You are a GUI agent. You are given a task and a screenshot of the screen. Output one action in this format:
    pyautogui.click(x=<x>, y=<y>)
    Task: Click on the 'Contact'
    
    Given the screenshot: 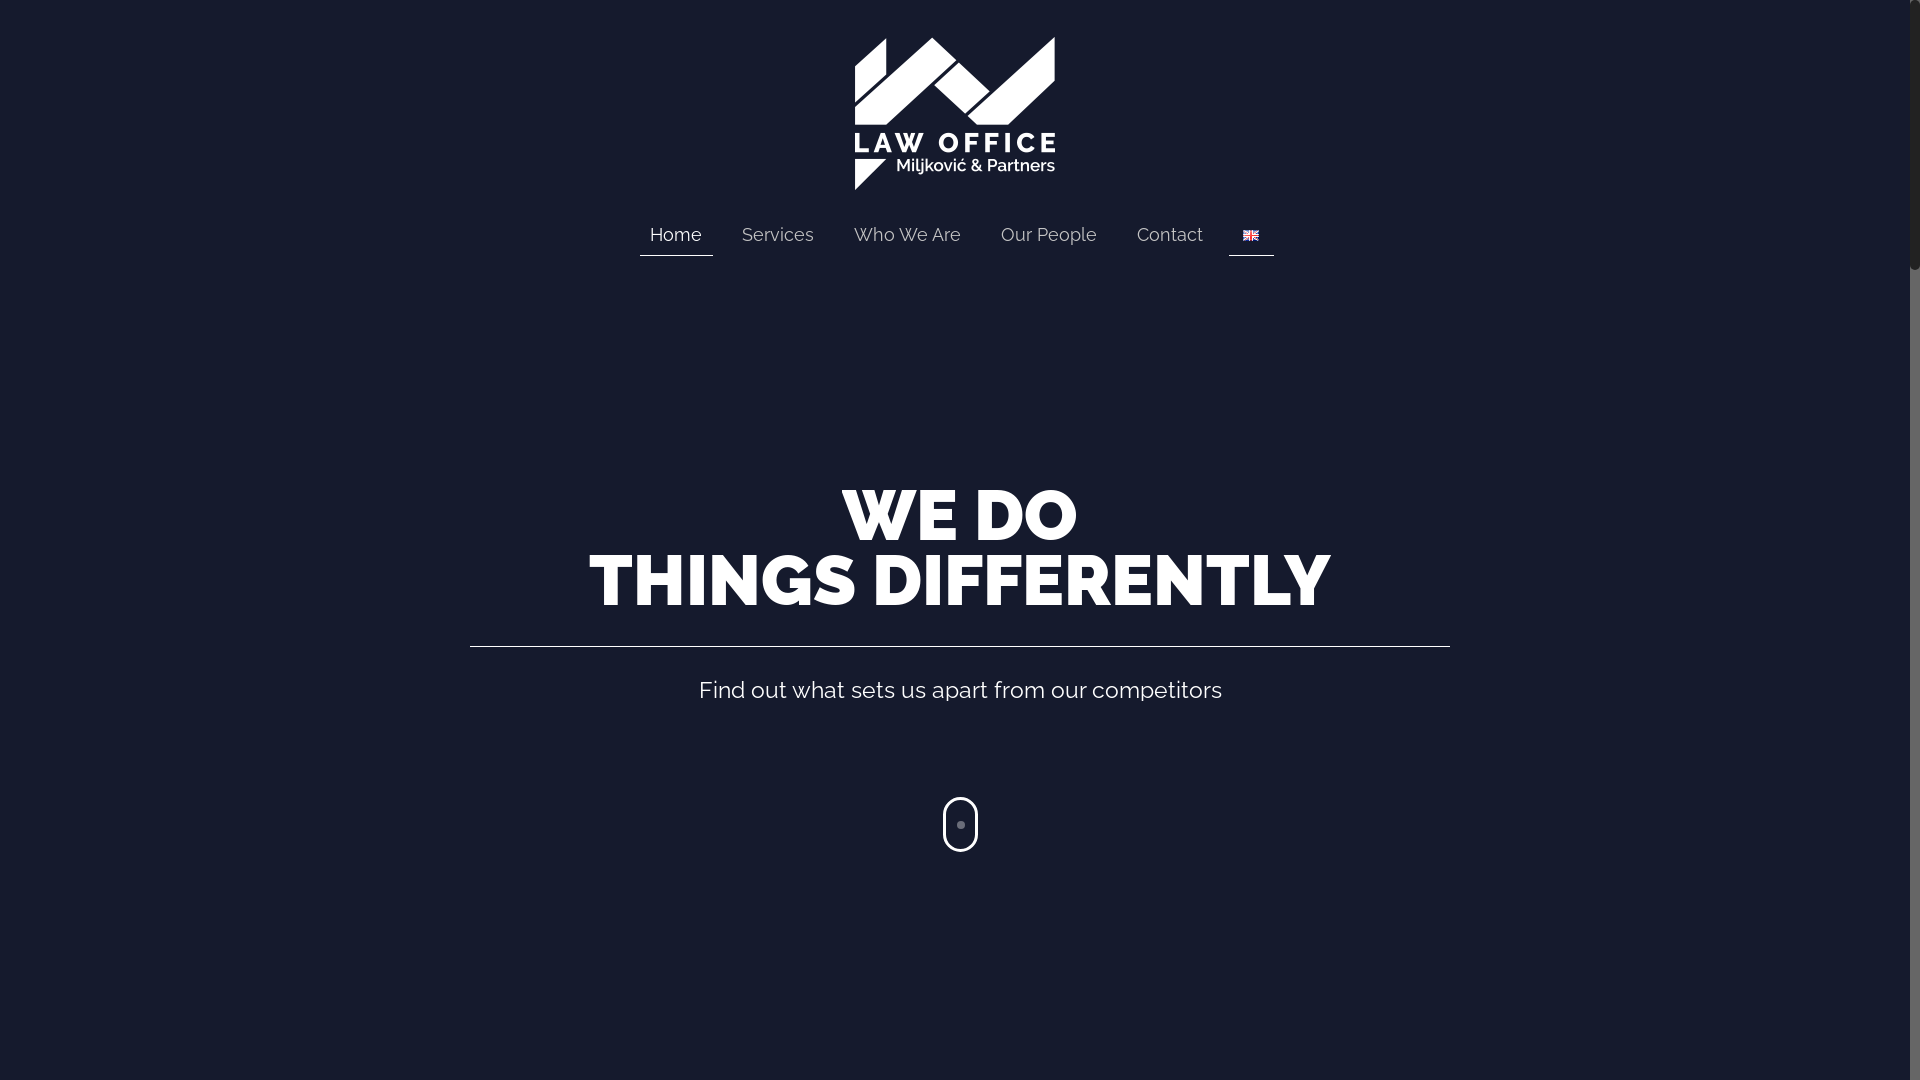 What is the action you would take?
    pyautogui.click(x=1116, y=234)
    